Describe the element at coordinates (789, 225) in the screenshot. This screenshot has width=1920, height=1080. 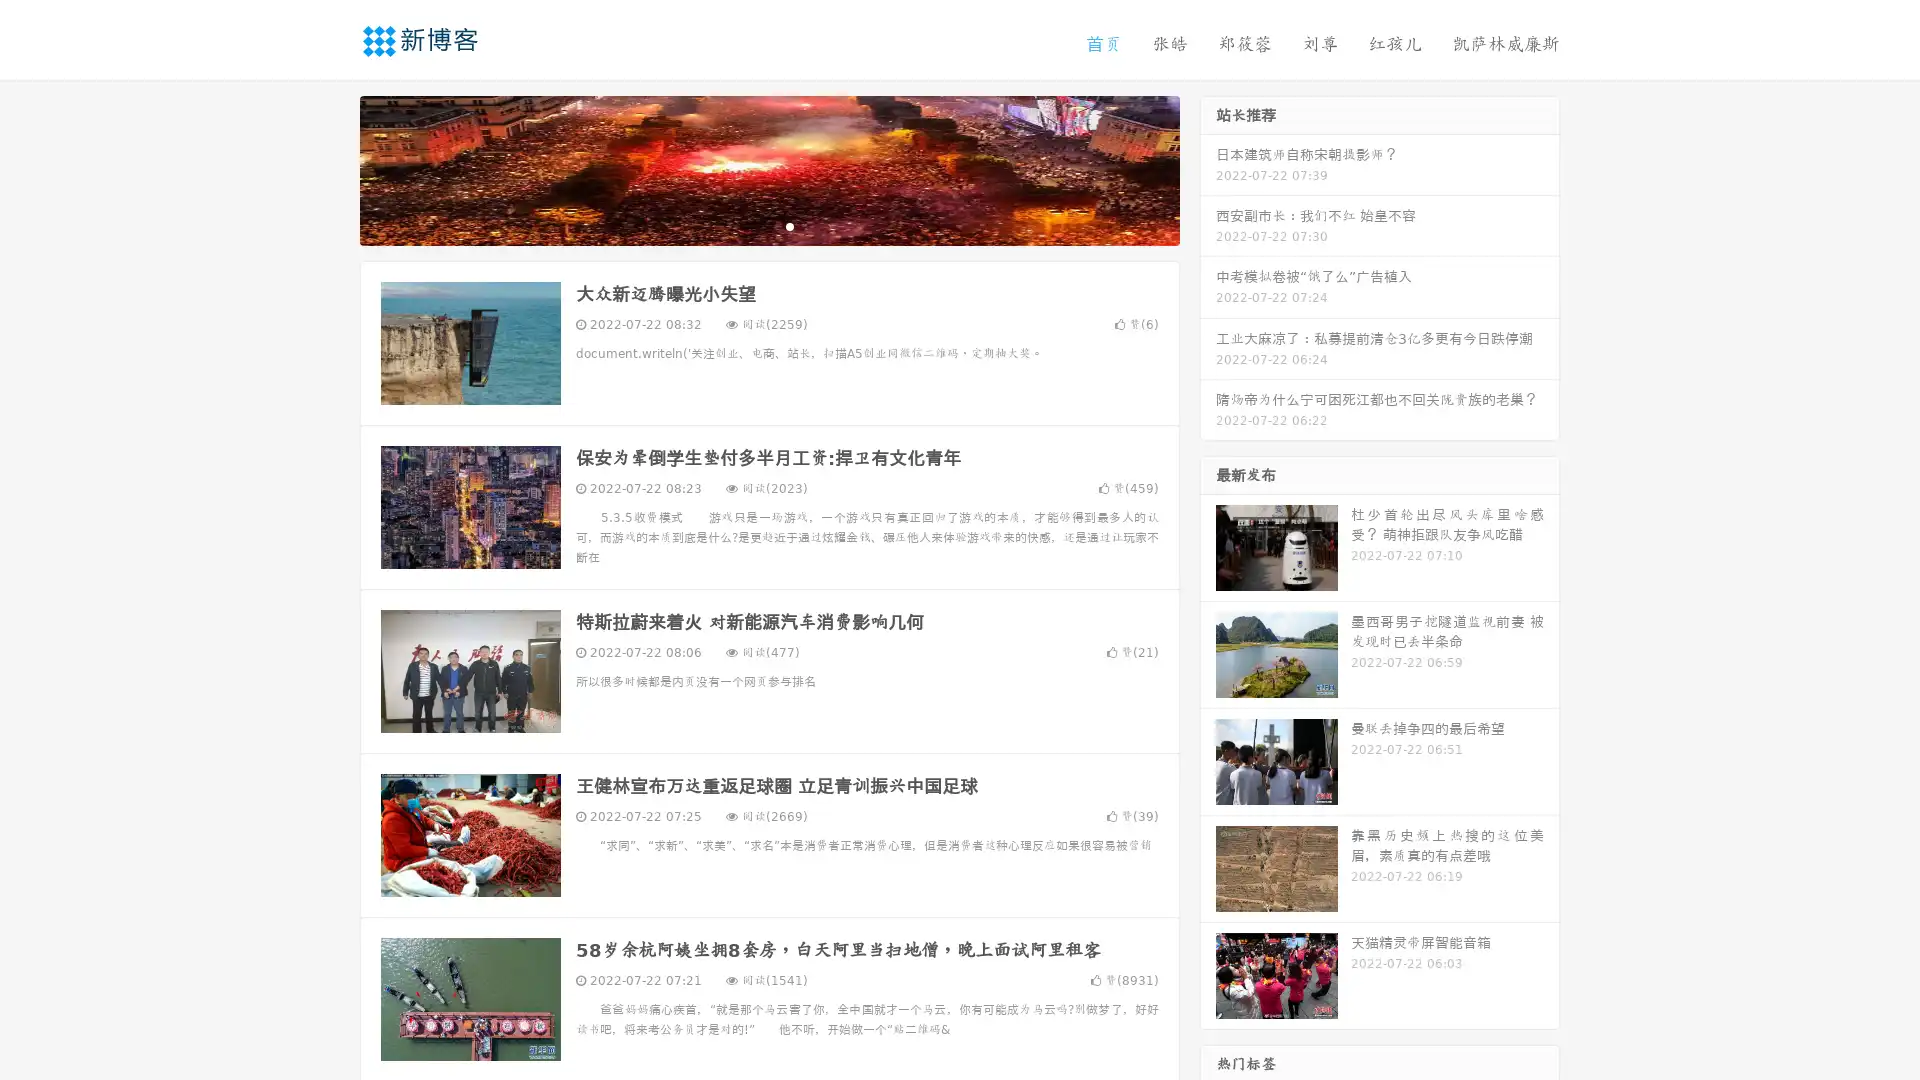
I see `Go to slide 3` at that location.